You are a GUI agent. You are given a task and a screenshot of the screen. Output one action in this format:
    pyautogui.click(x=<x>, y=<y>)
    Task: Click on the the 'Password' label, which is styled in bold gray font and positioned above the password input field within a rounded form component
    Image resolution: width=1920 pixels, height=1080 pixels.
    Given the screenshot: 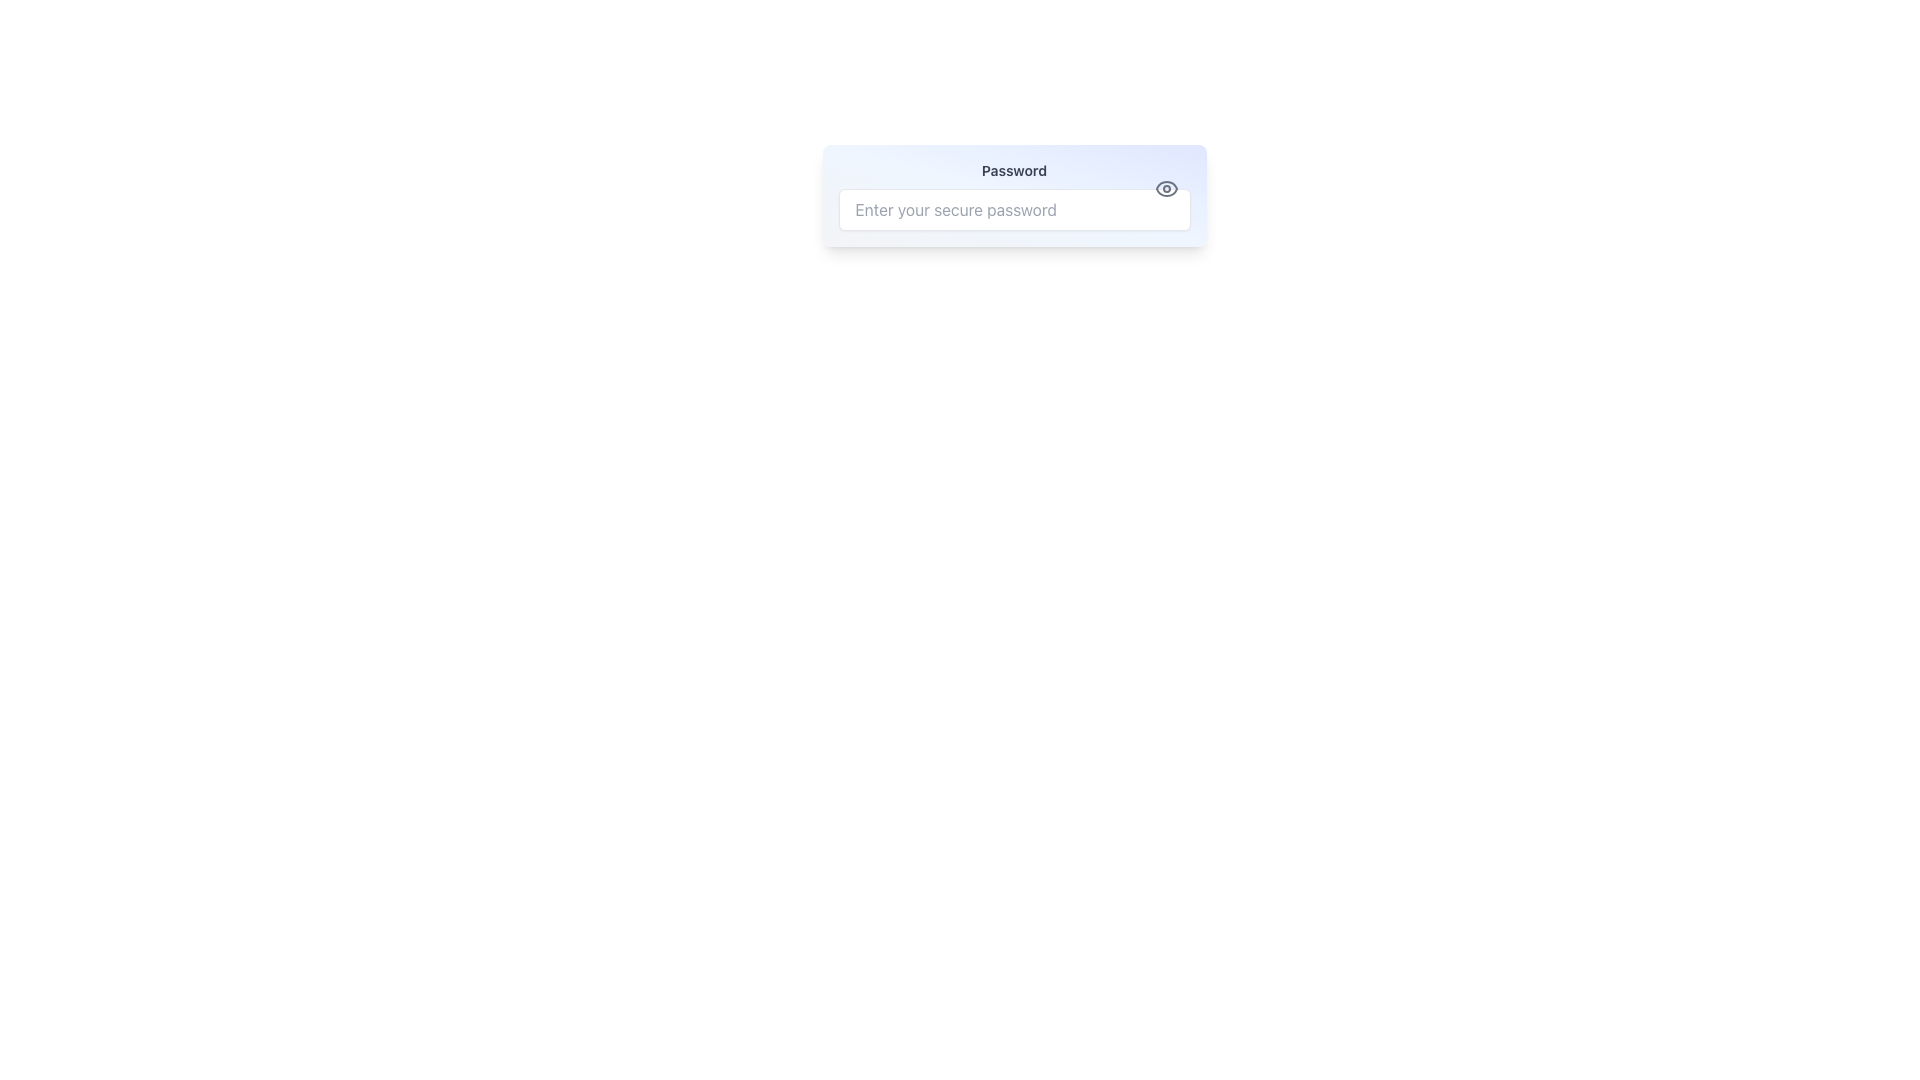 What is the action you would take?
    pyautogui.click(x=1014, y=169)
    